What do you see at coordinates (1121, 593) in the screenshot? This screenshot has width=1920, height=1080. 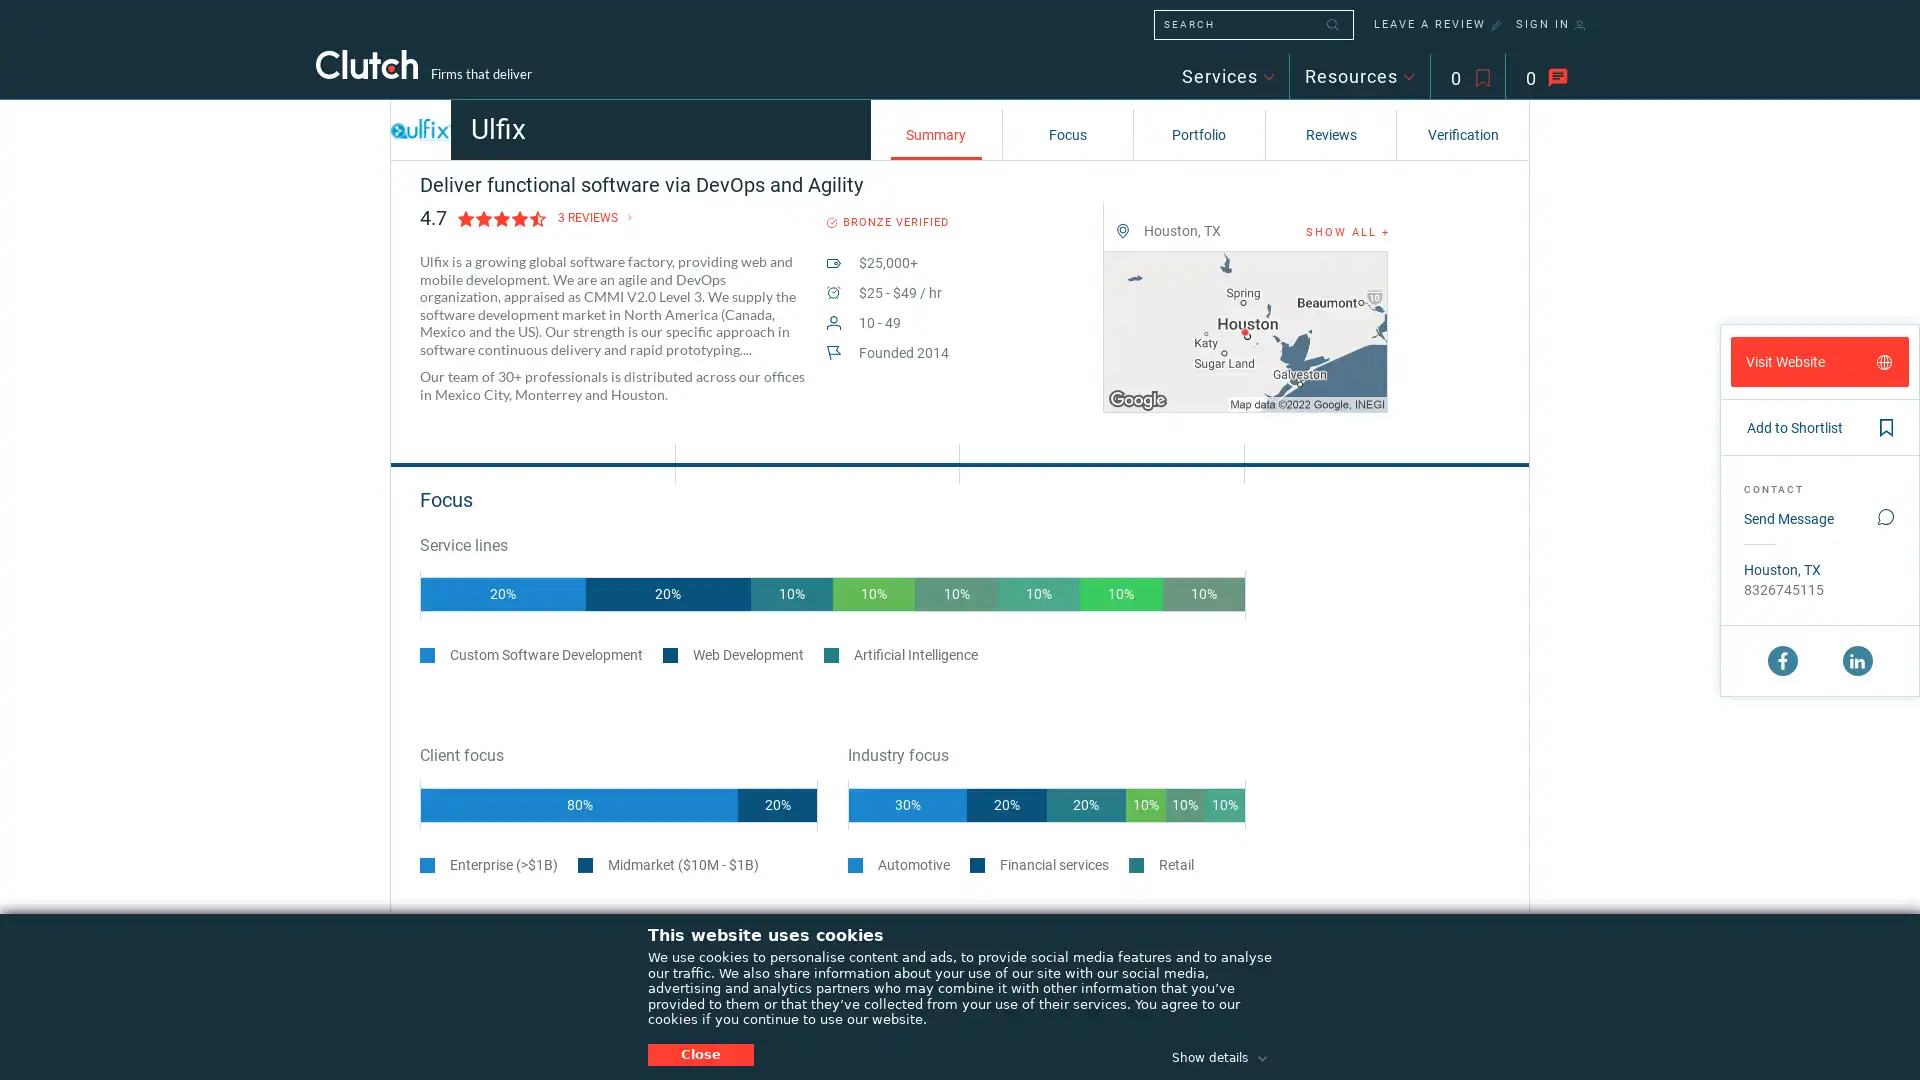 I see `10%` at bounding box center [1121, 593].